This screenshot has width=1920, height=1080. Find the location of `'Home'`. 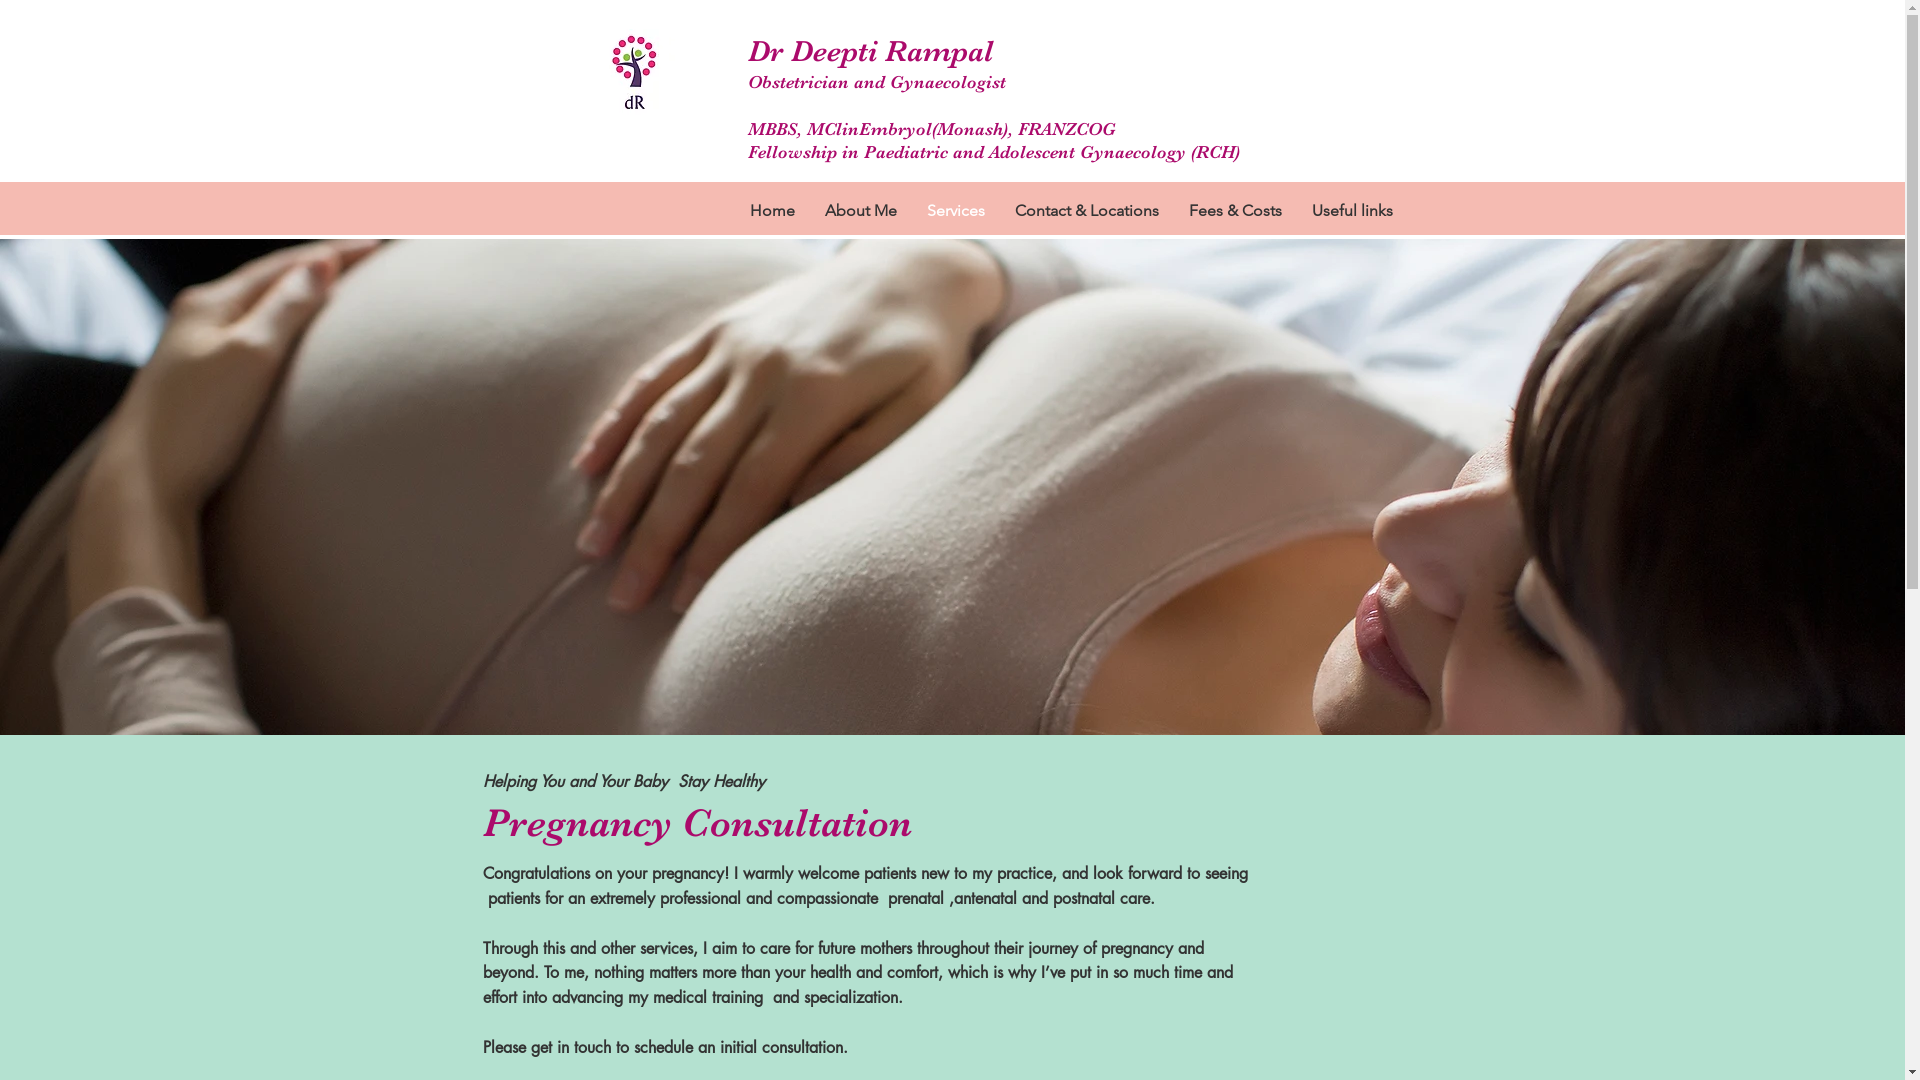

'Home' is located at coordinates (770, 209).